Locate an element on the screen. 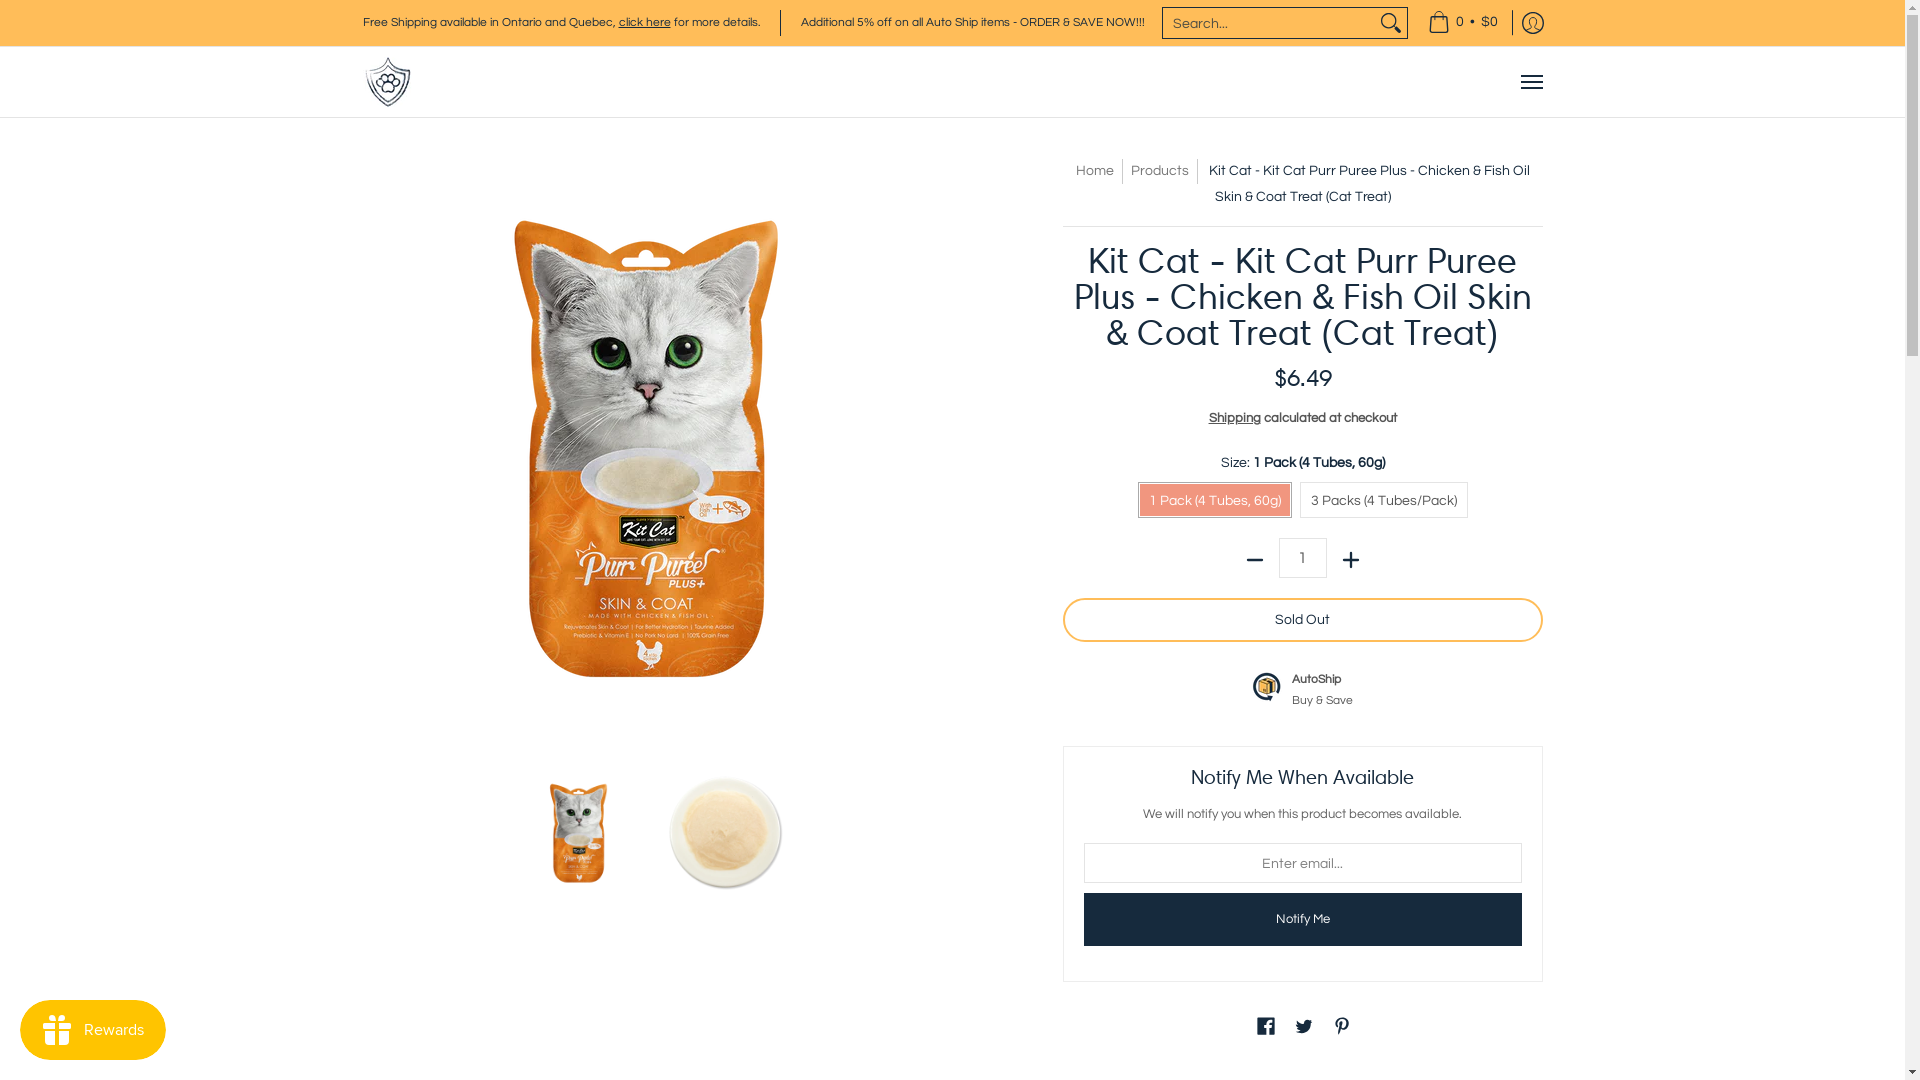 This screenshot has width=1920, height=1080. 'AutoShip is located at coordinates (1251, 686).